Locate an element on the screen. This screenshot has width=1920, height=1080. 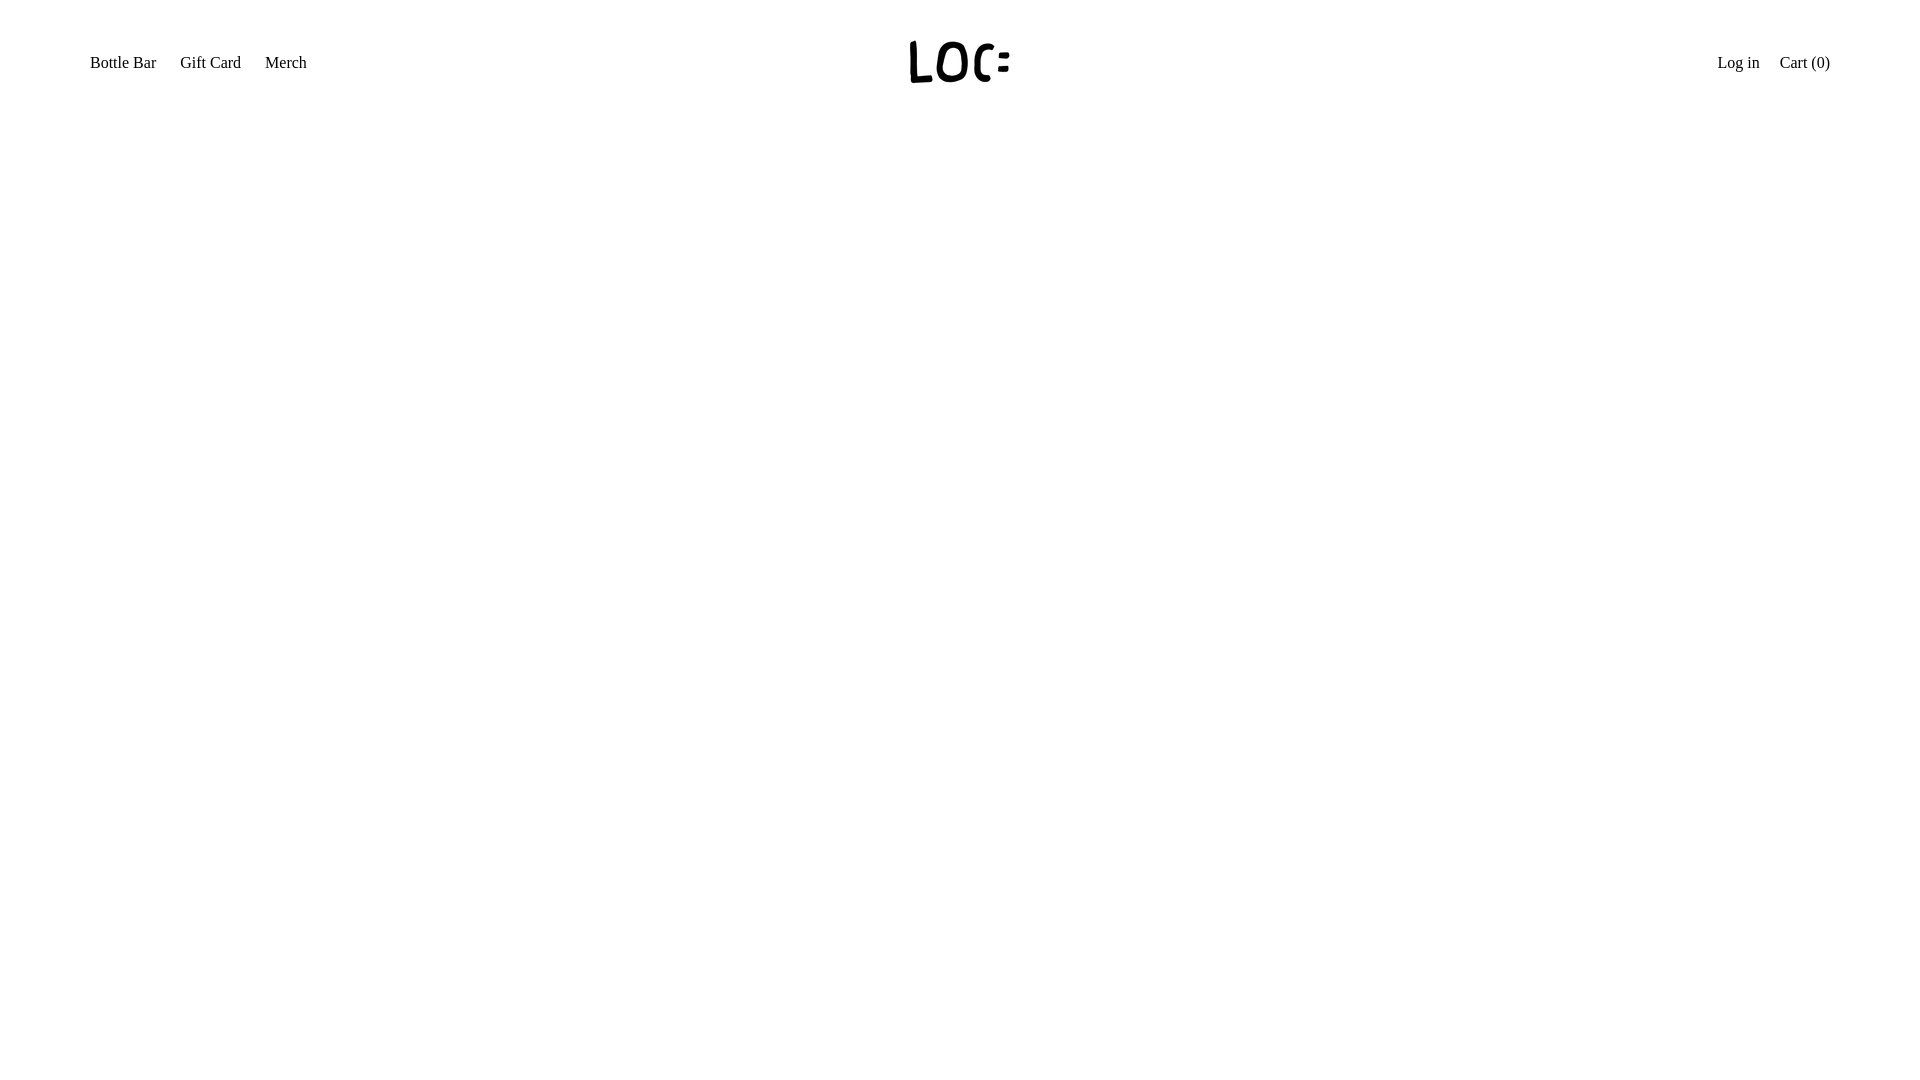
'LOC' is located at coordinates (177, 607).